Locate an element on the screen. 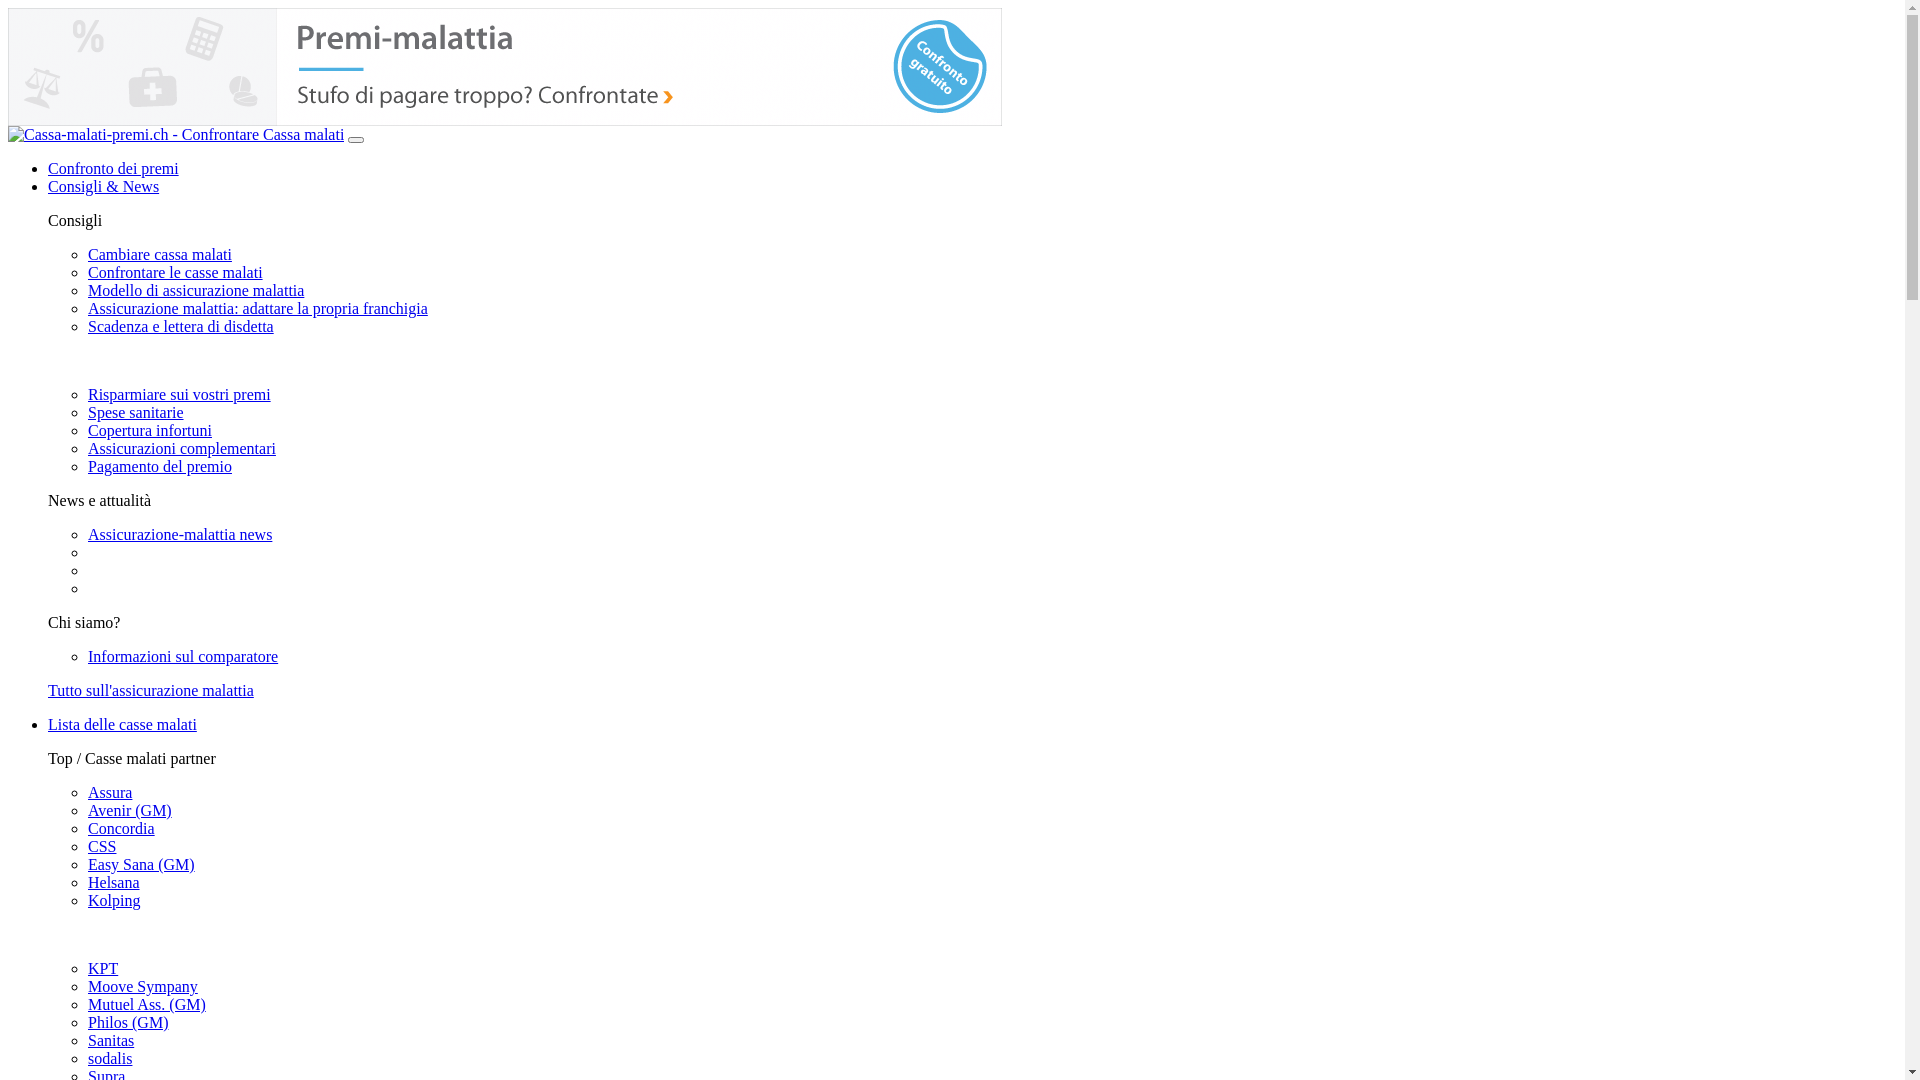 This screenshot has height=1080, width=1920. 'Philos (GM)' is located at coordinates (127, 1022).